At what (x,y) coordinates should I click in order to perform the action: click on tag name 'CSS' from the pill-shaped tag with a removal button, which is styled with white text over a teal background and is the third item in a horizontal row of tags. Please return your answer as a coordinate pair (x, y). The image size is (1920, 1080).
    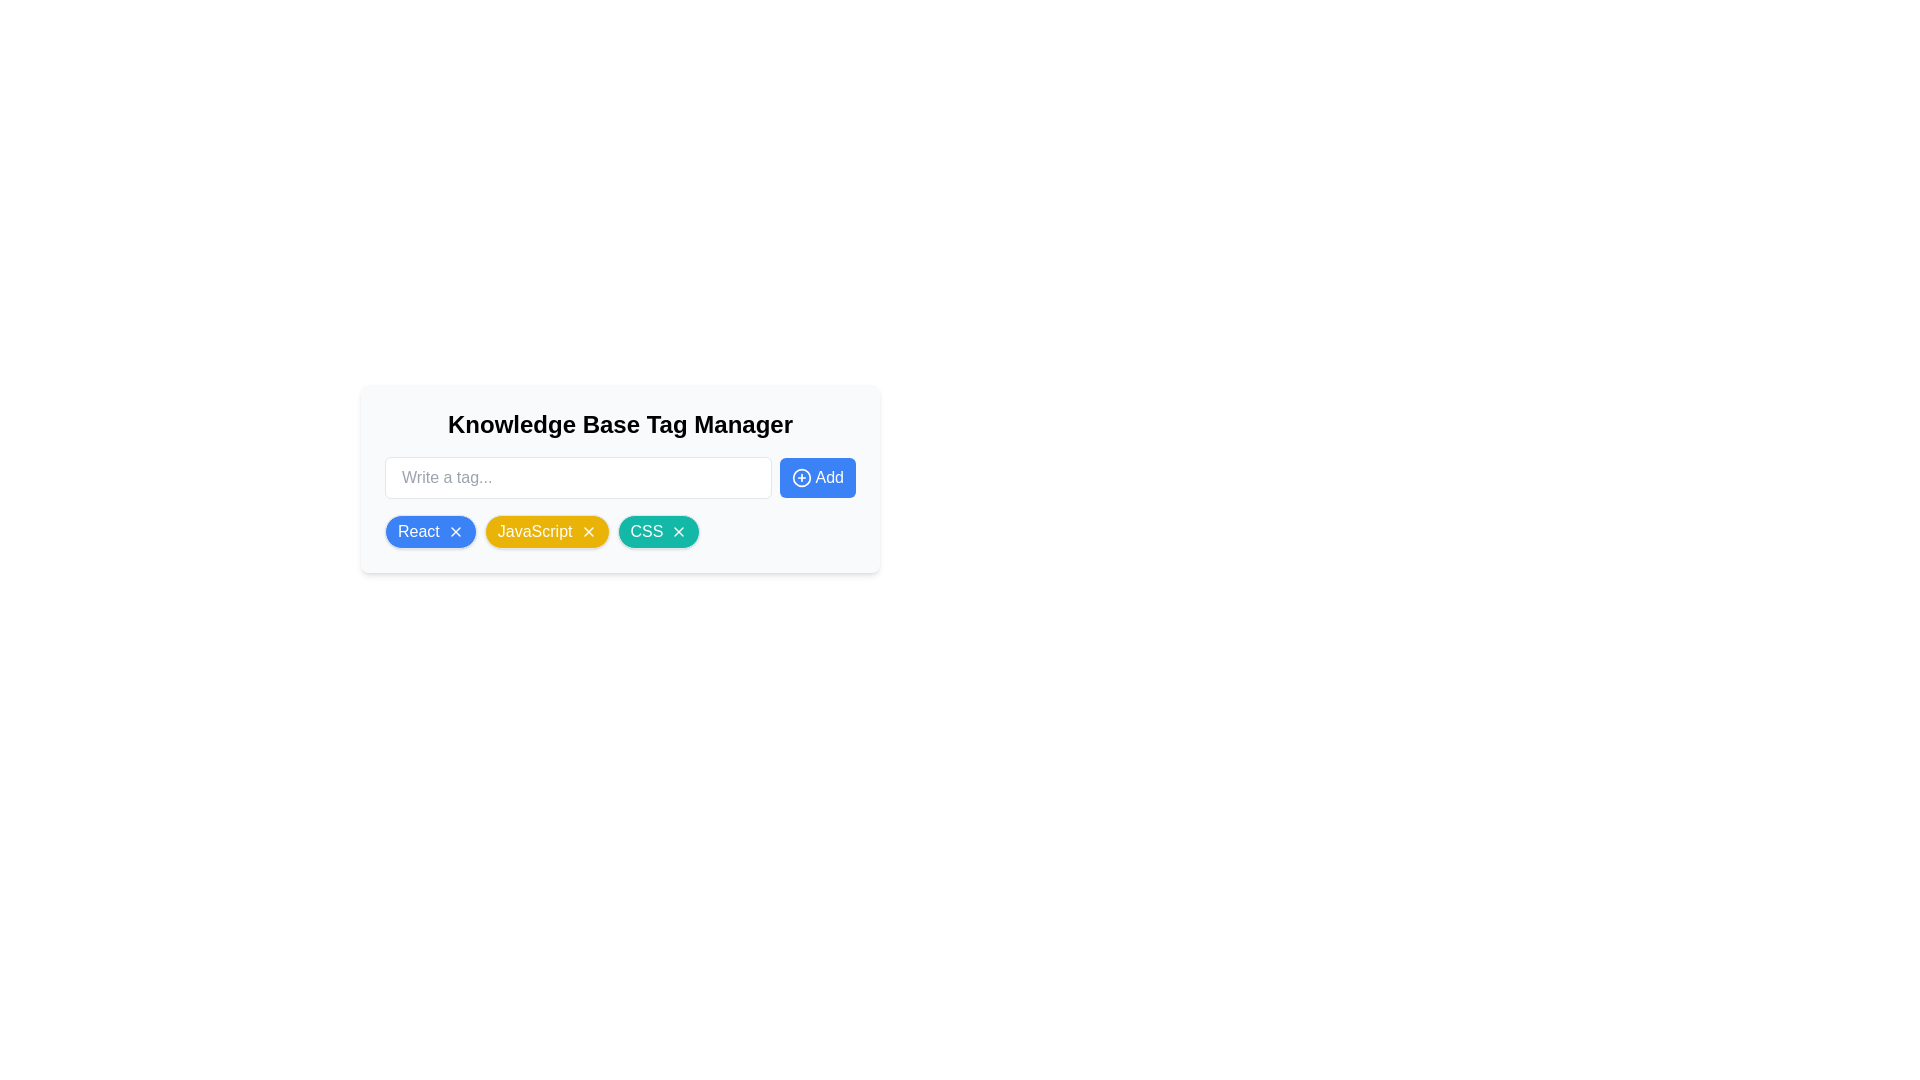
    Looking at the image, I should click on (658, 531).